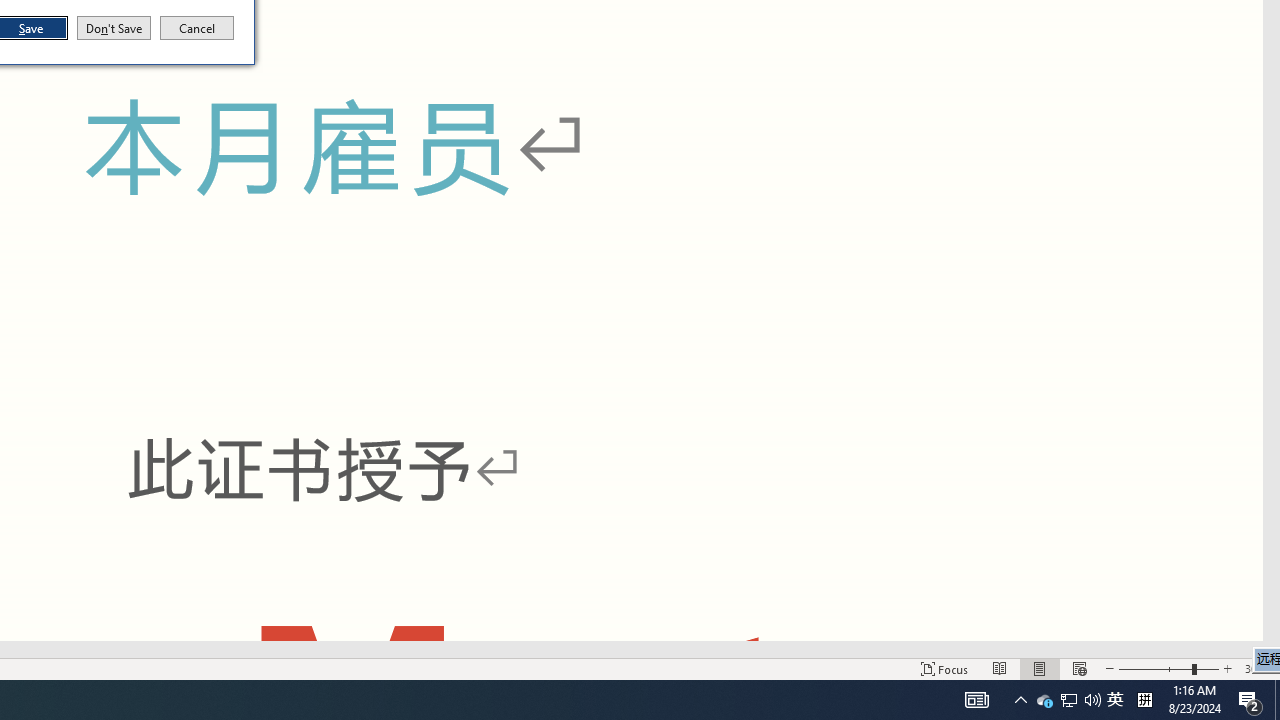 This screenshot has width=1280, height=720. What do you see at coordinates (1044, 698) in the screenshot?
I see `'Notification Chevron'` at bounding box center [1044, 698].